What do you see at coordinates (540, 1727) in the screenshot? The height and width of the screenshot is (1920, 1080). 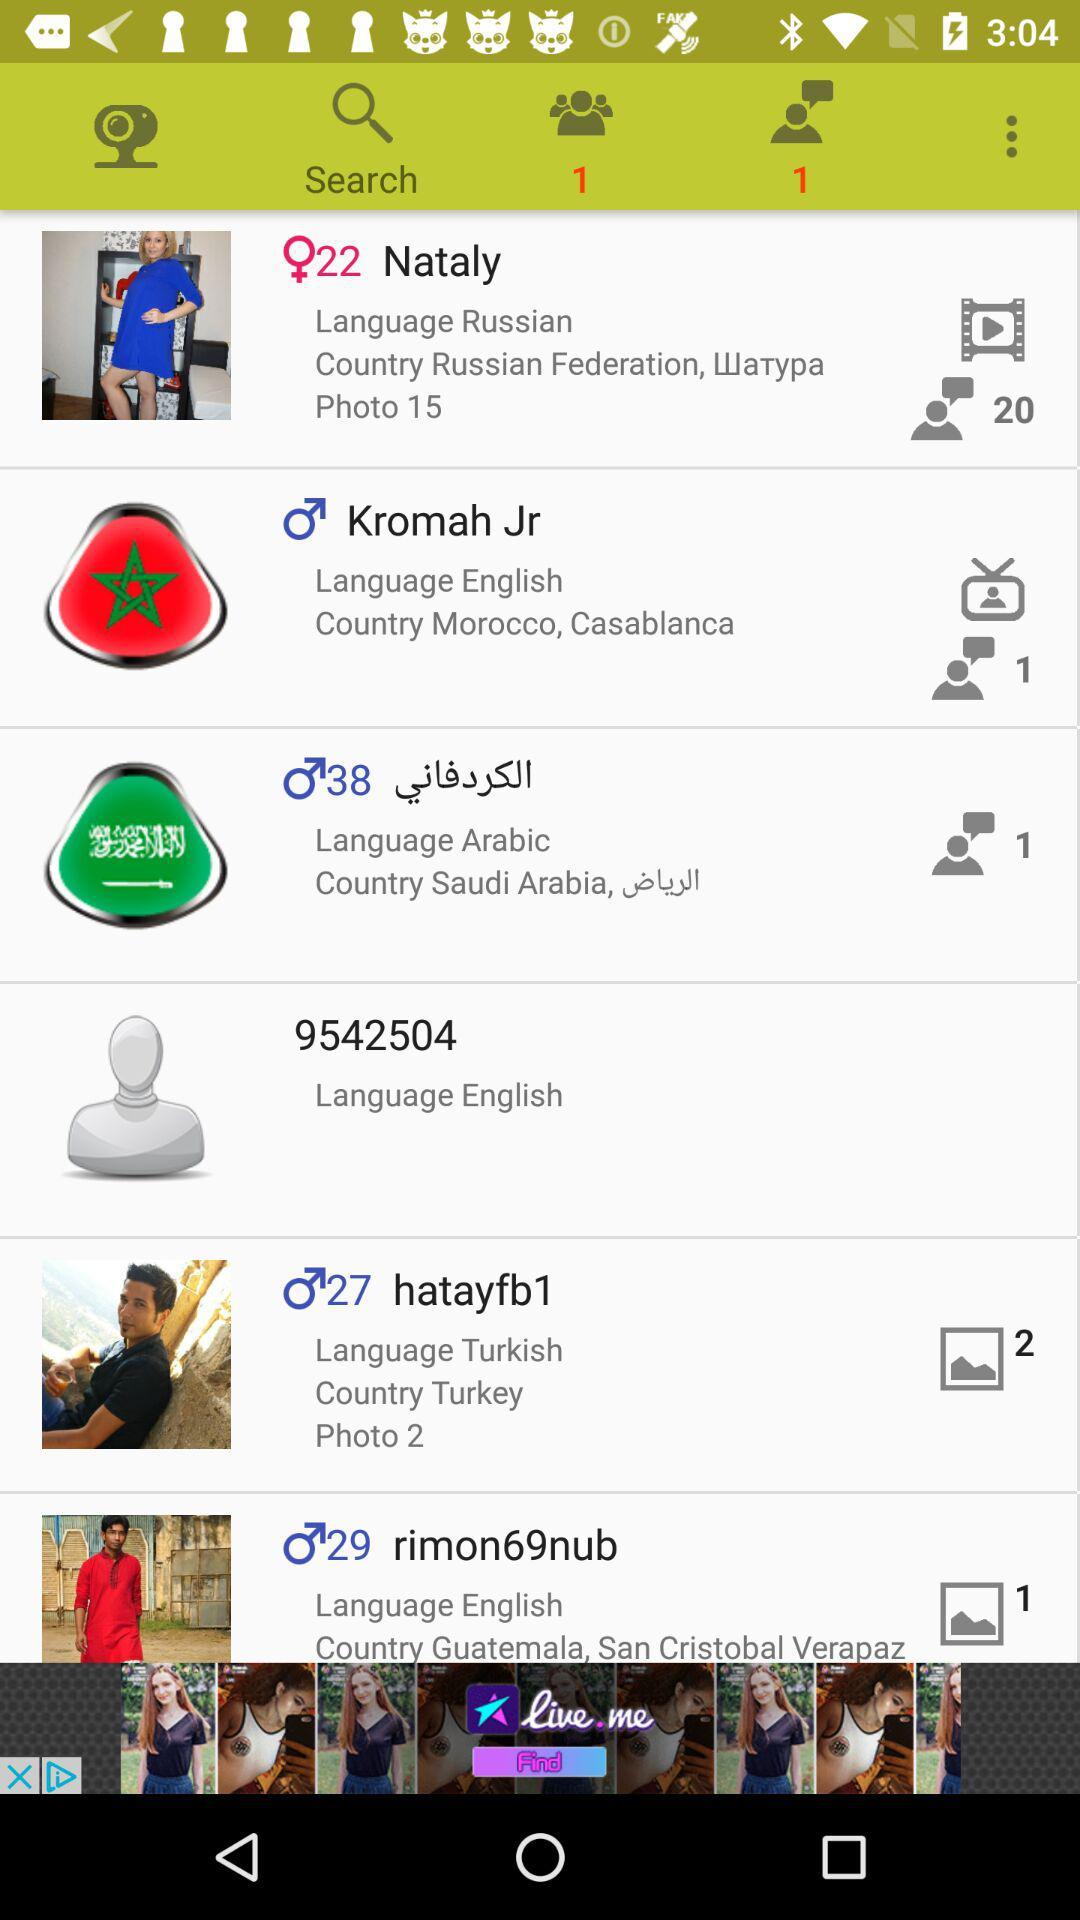 I see `advertisement` at bounding box center [540, 1727].